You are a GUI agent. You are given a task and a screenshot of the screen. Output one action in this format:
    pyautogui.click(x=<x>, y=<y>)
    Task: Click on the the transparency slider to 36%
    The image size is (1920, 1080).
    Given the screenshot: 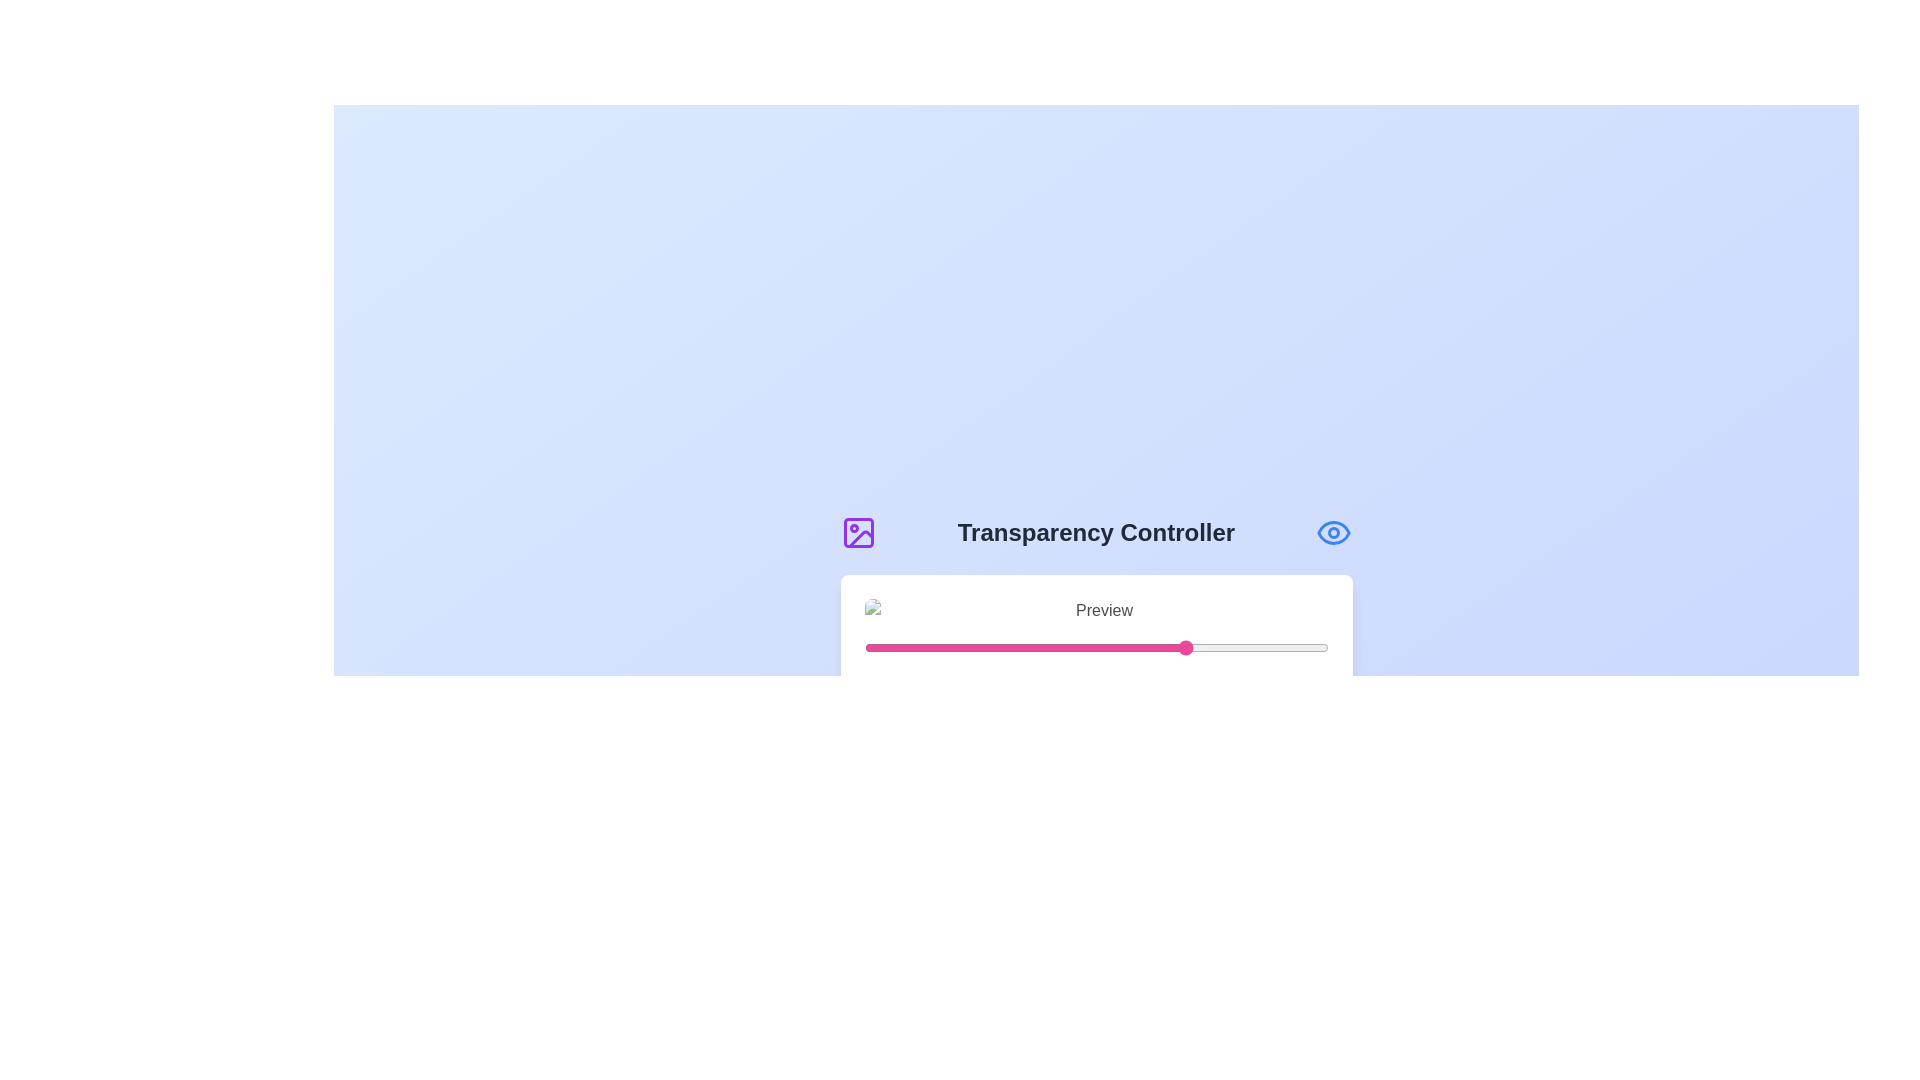 What is the action you would take?
    pyautogui.click(x=1031, y=648)
    